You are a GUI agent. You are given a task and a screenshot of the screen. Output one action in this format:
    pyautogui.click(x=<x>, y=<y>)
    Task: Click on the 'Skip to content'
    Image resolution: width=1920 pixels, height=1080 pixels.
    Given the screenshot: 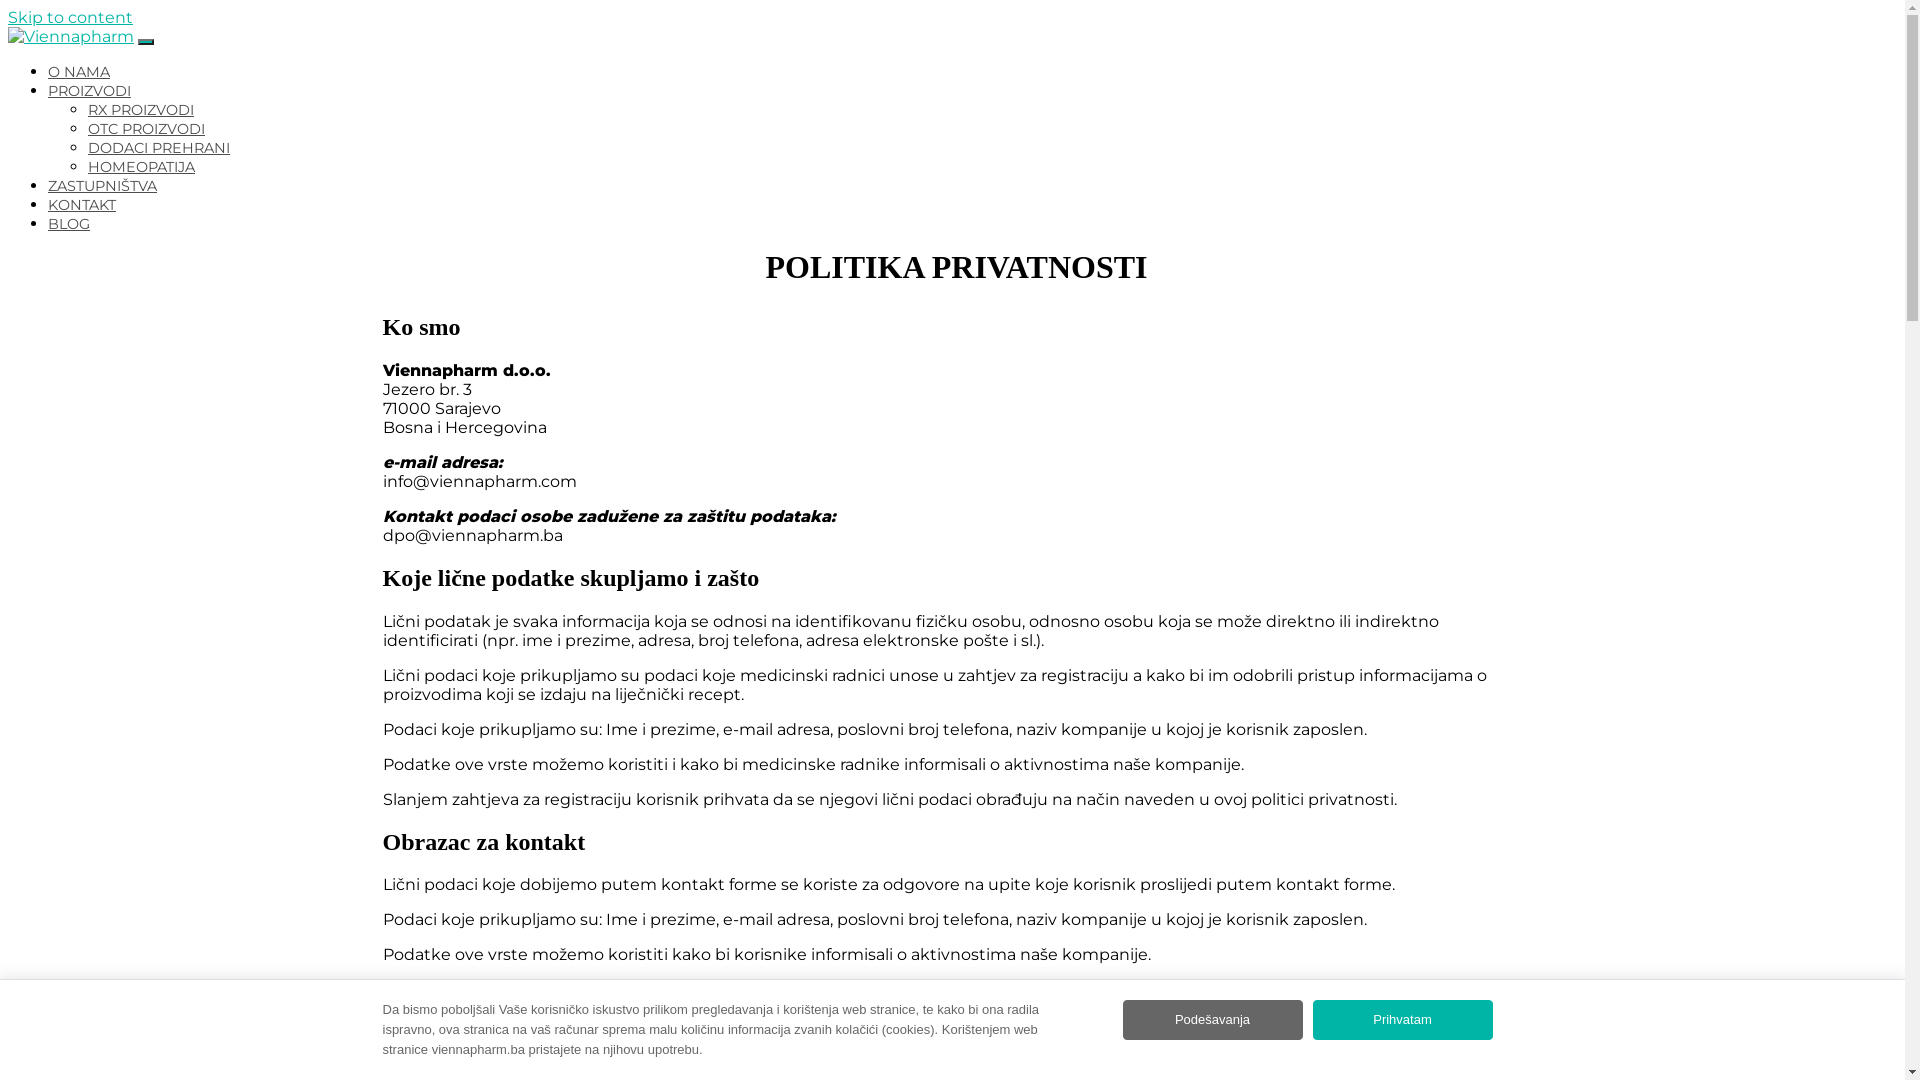 What is the action you would take?
    pyautogui.click(x=70, y=17)
    